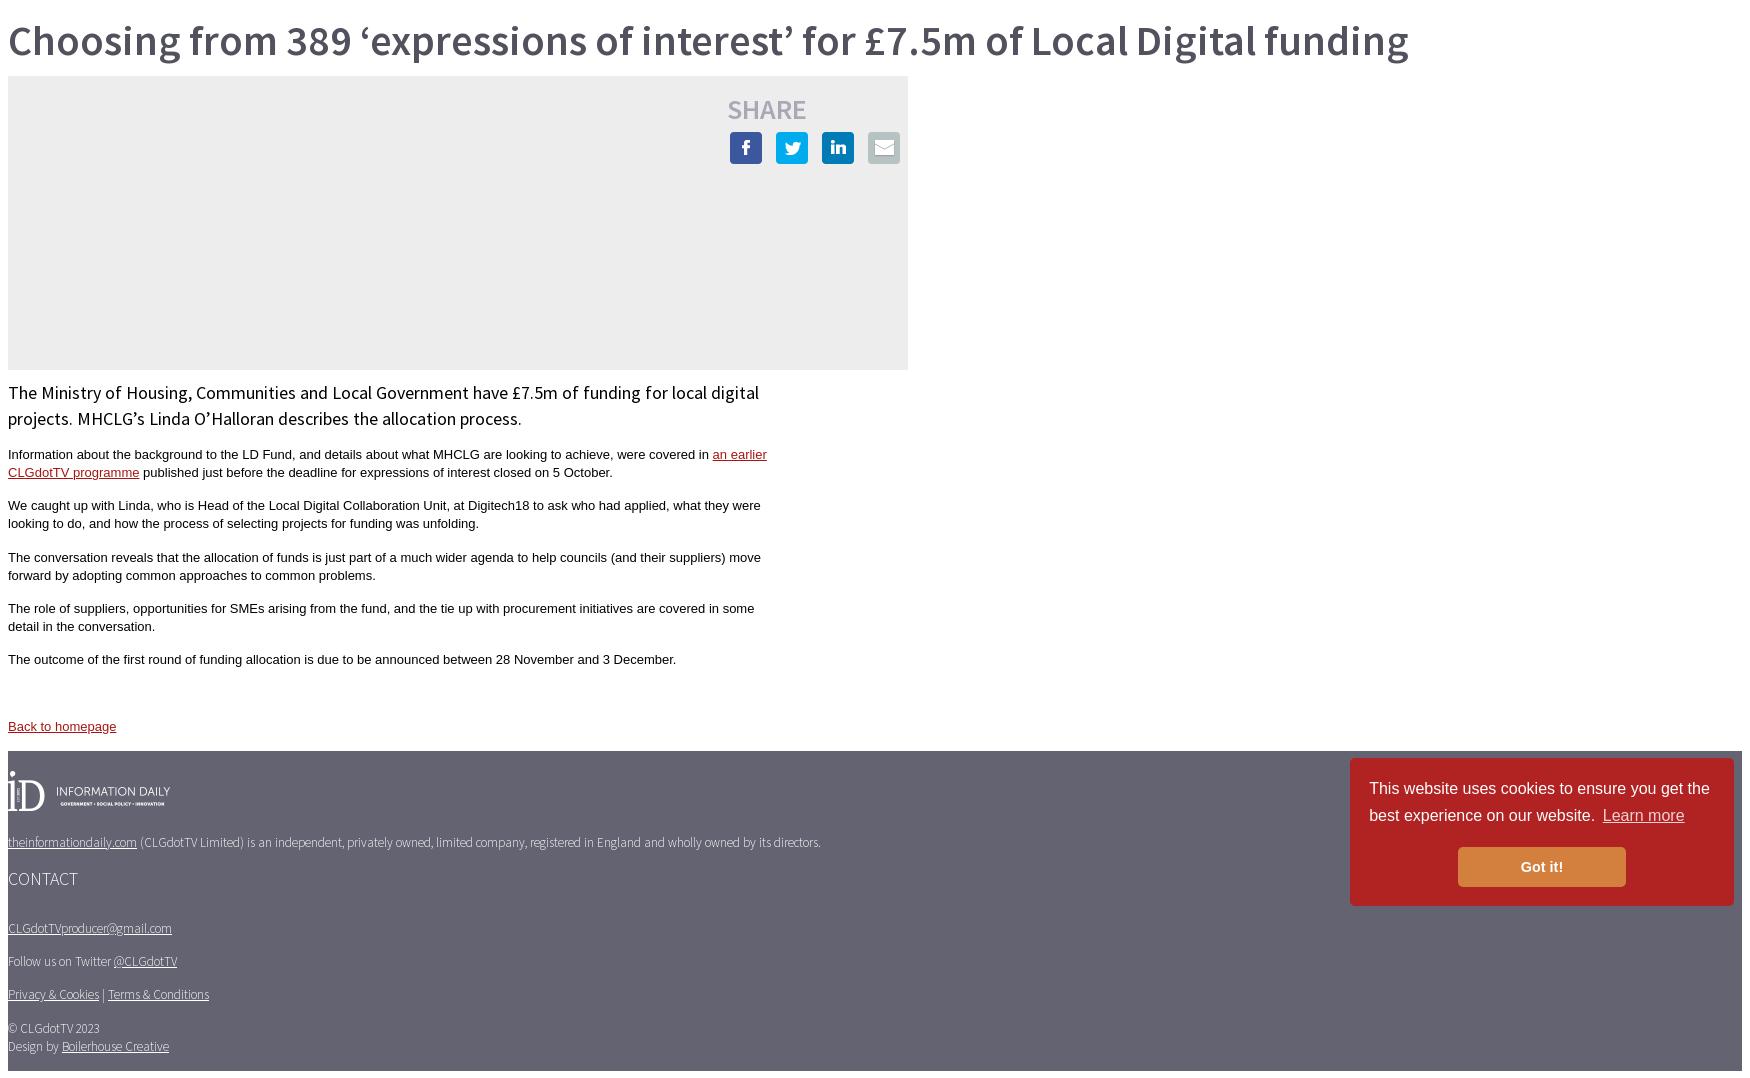 This screenshot has height=1078, width=1750. What do you see at coordinates (60, 724) in the screenshot?
I see `'Back to homepage'` at bounding box center [60, 724].